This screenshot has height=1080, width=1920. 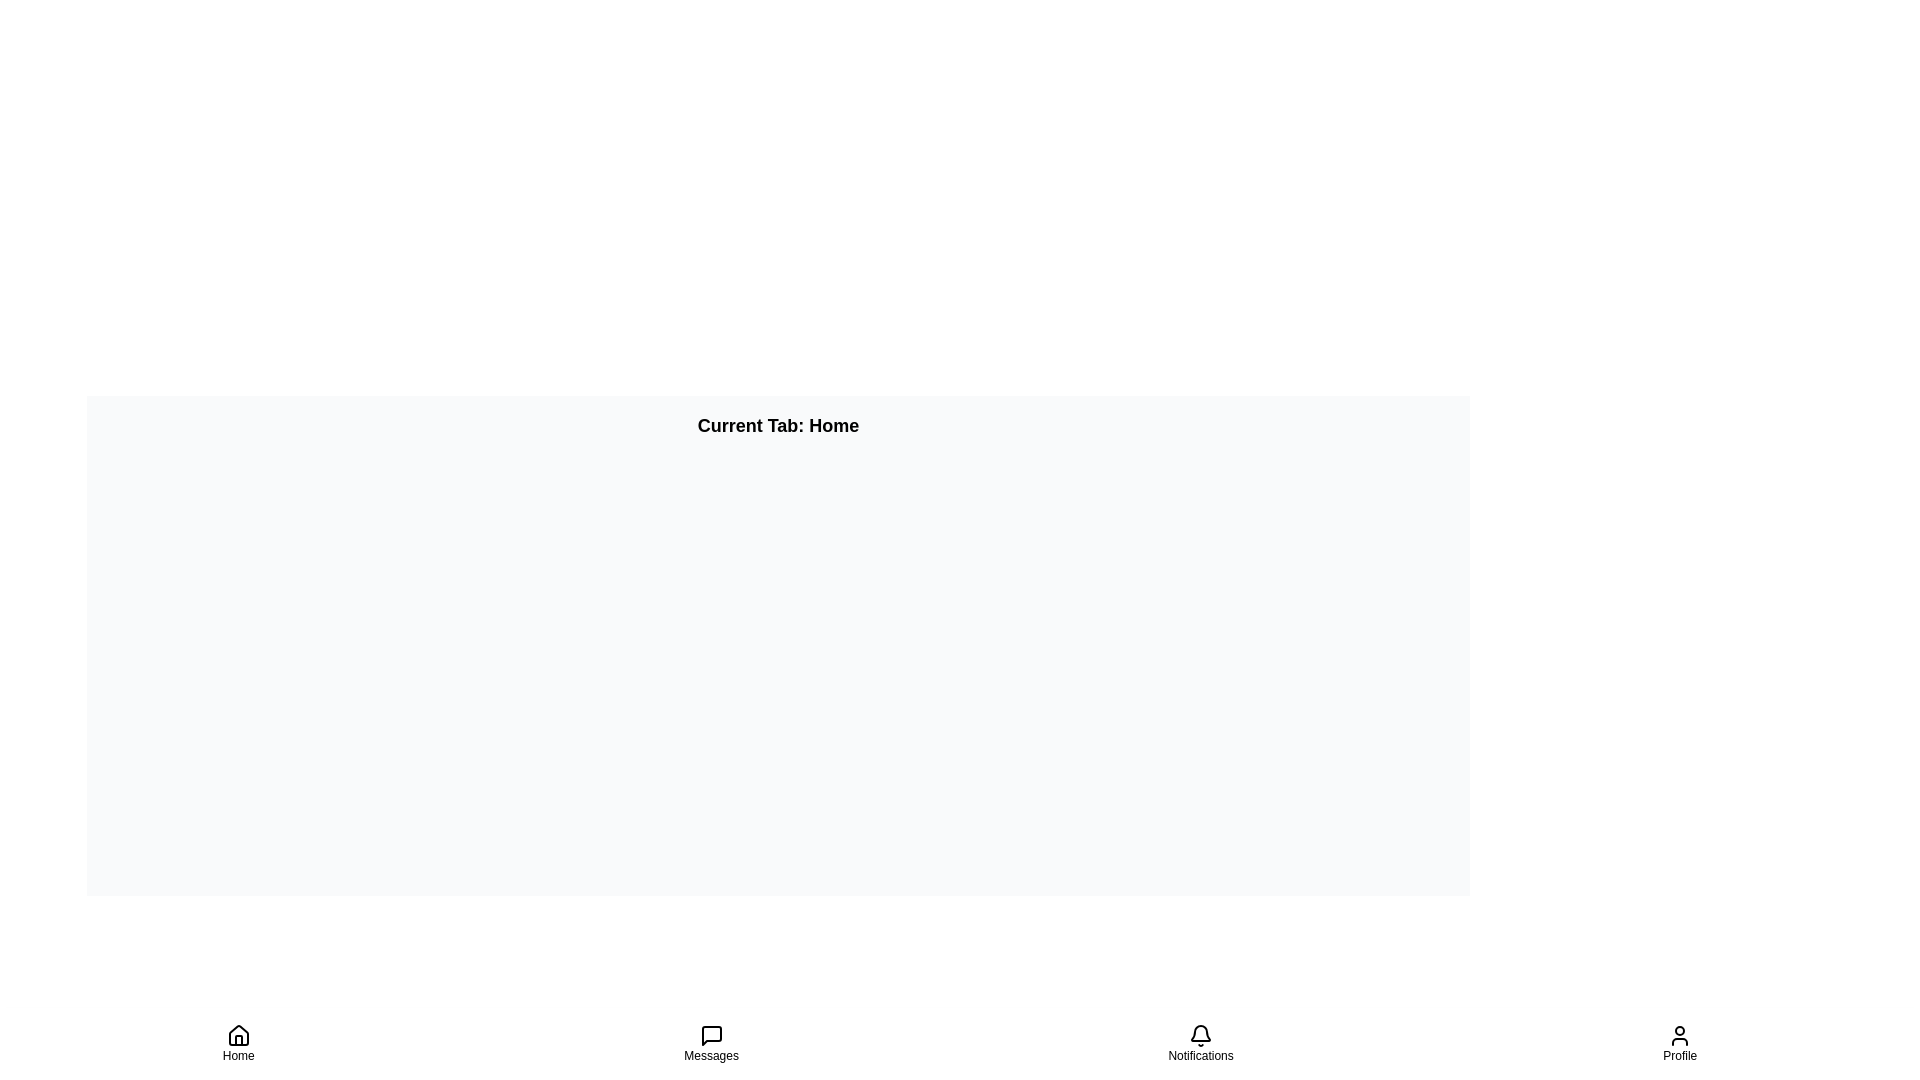 I want to click on the speech bubble icon segment in the bottom navigation bar, which is the second icon from the left, above the 'Messages' label, so click(x=711, y=1035).